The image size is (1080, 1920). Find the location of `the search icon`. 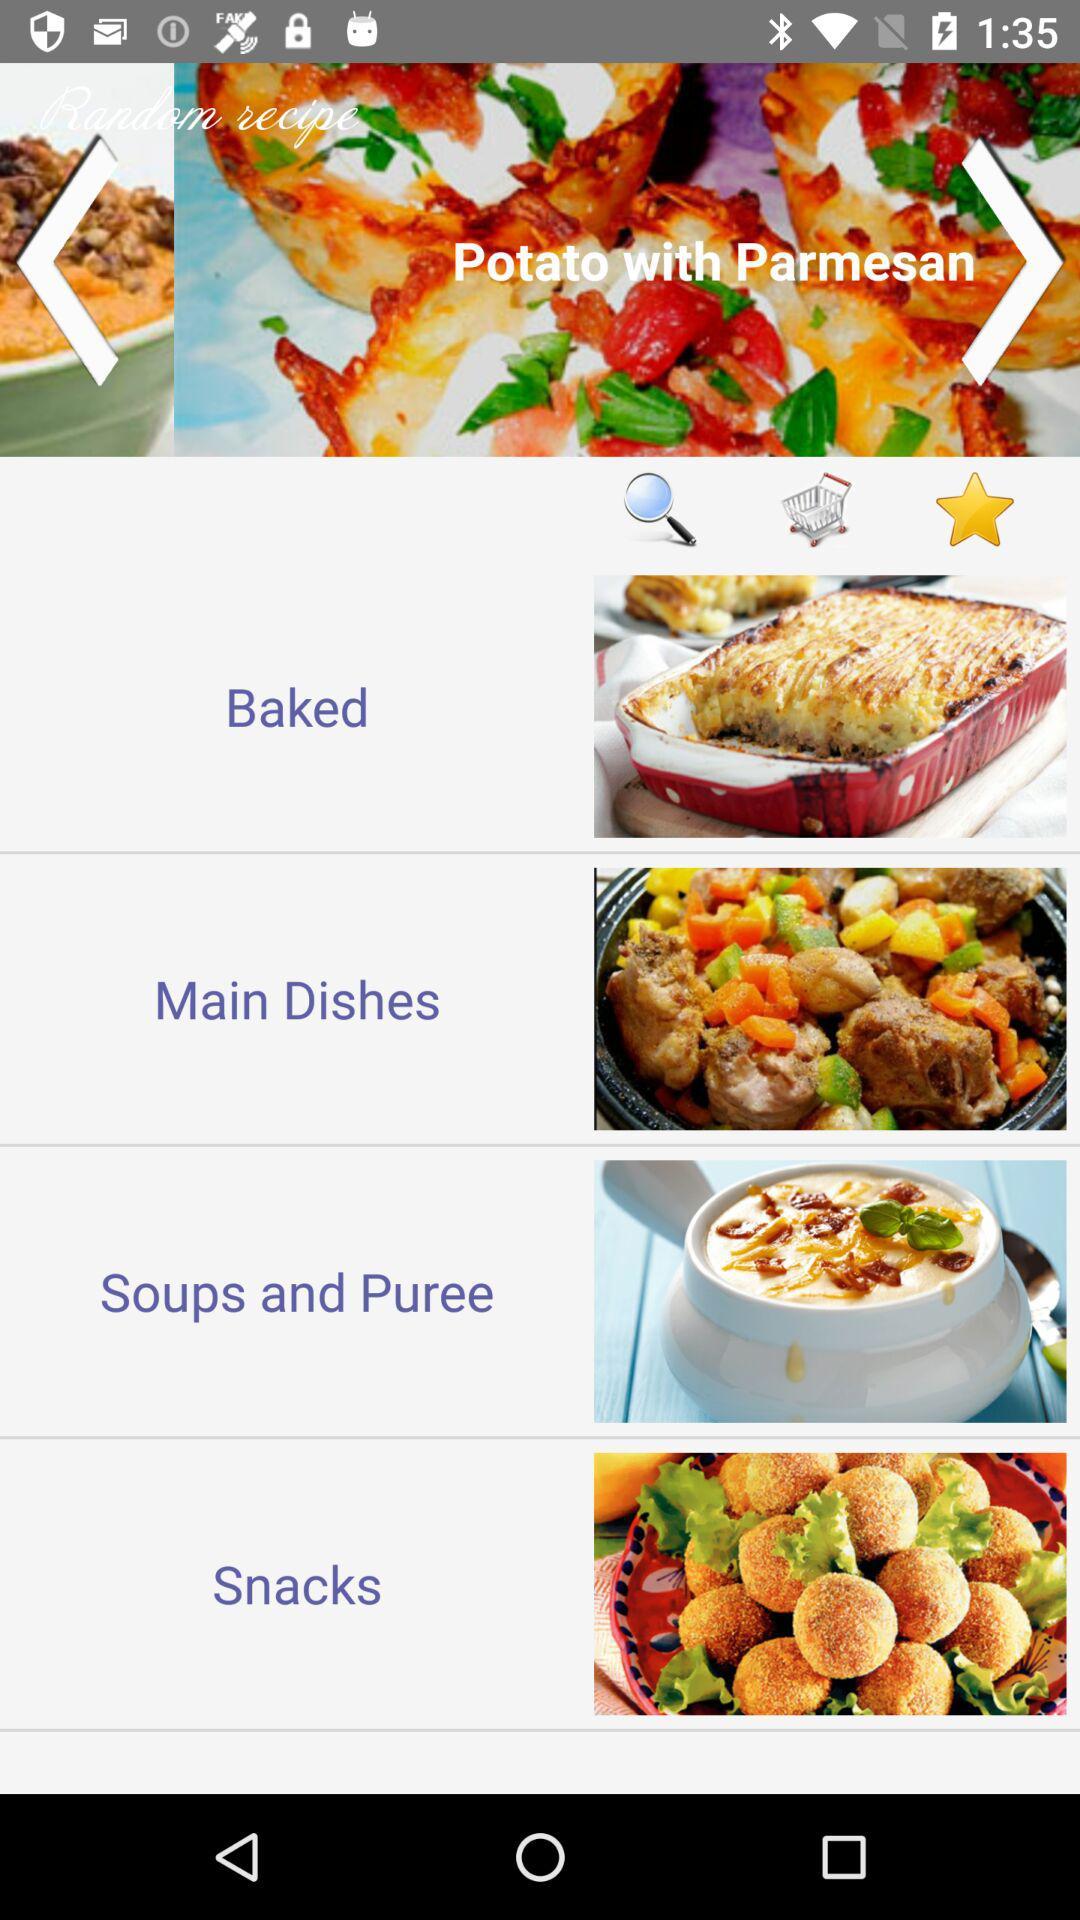

the search icon is located at coordinates (659, 509).